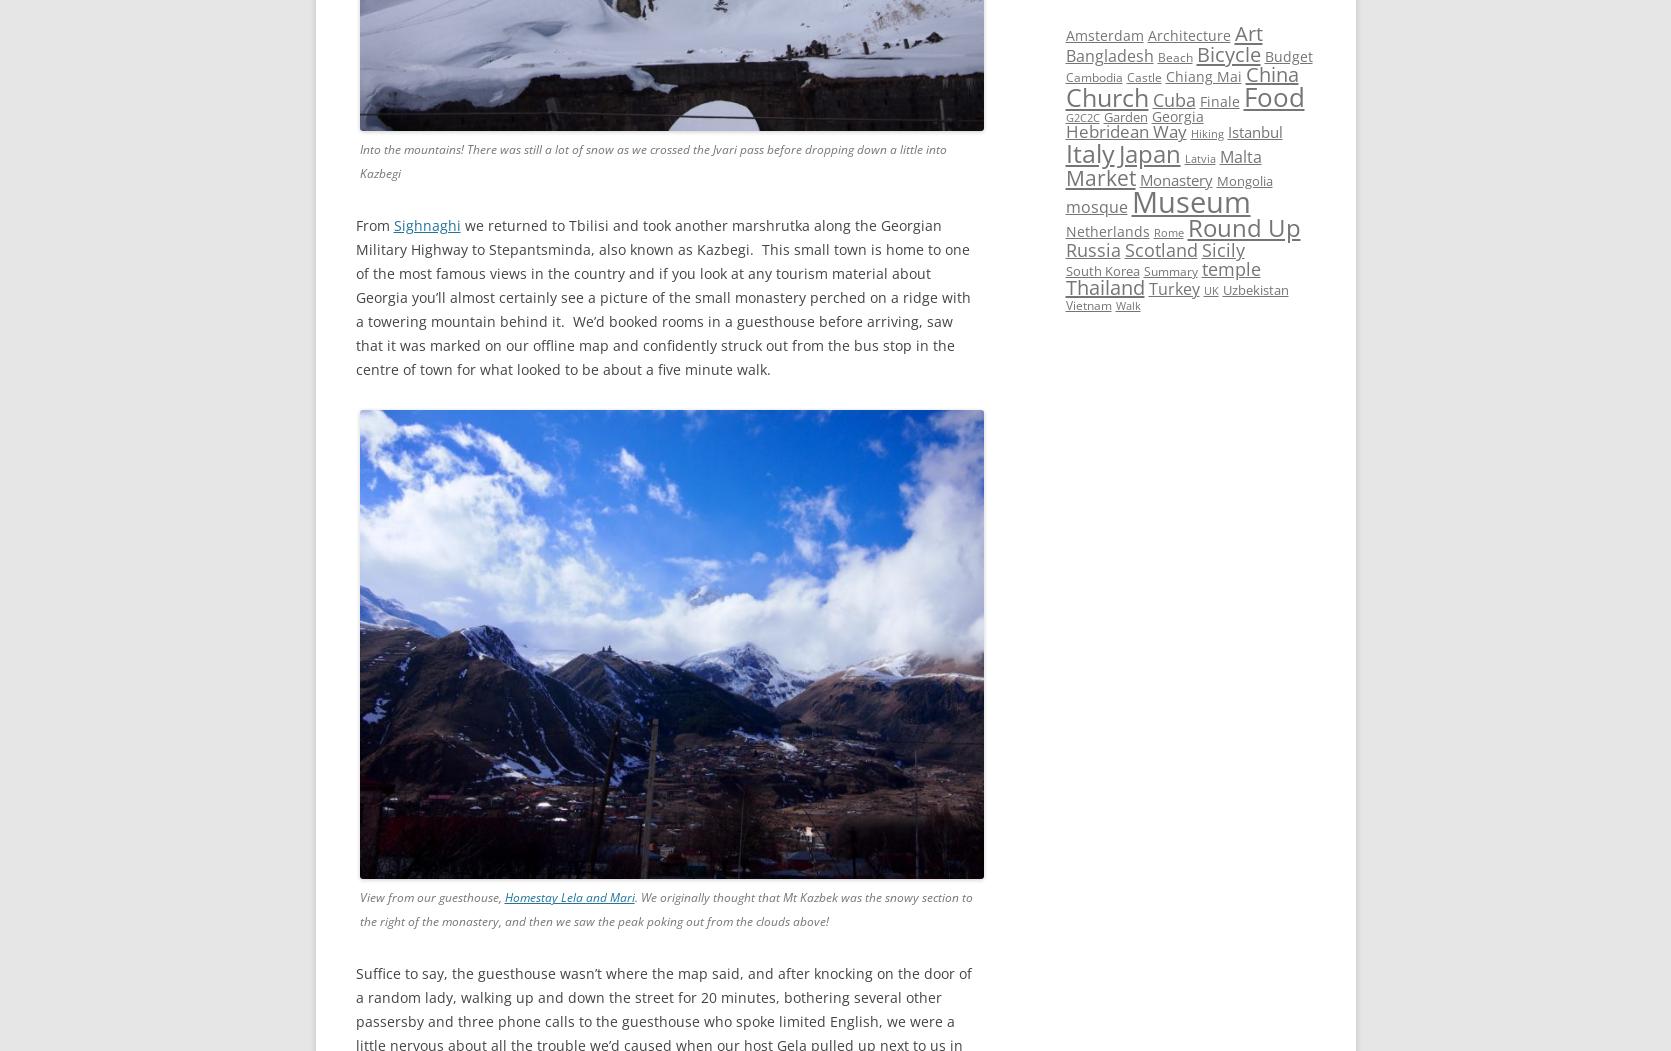 This screenshot has height=1051, width=1671. What do you see at coordinates (1177, 116) in the screenshot?
I see `'Georgia'` at bounding box center [1177, 116].